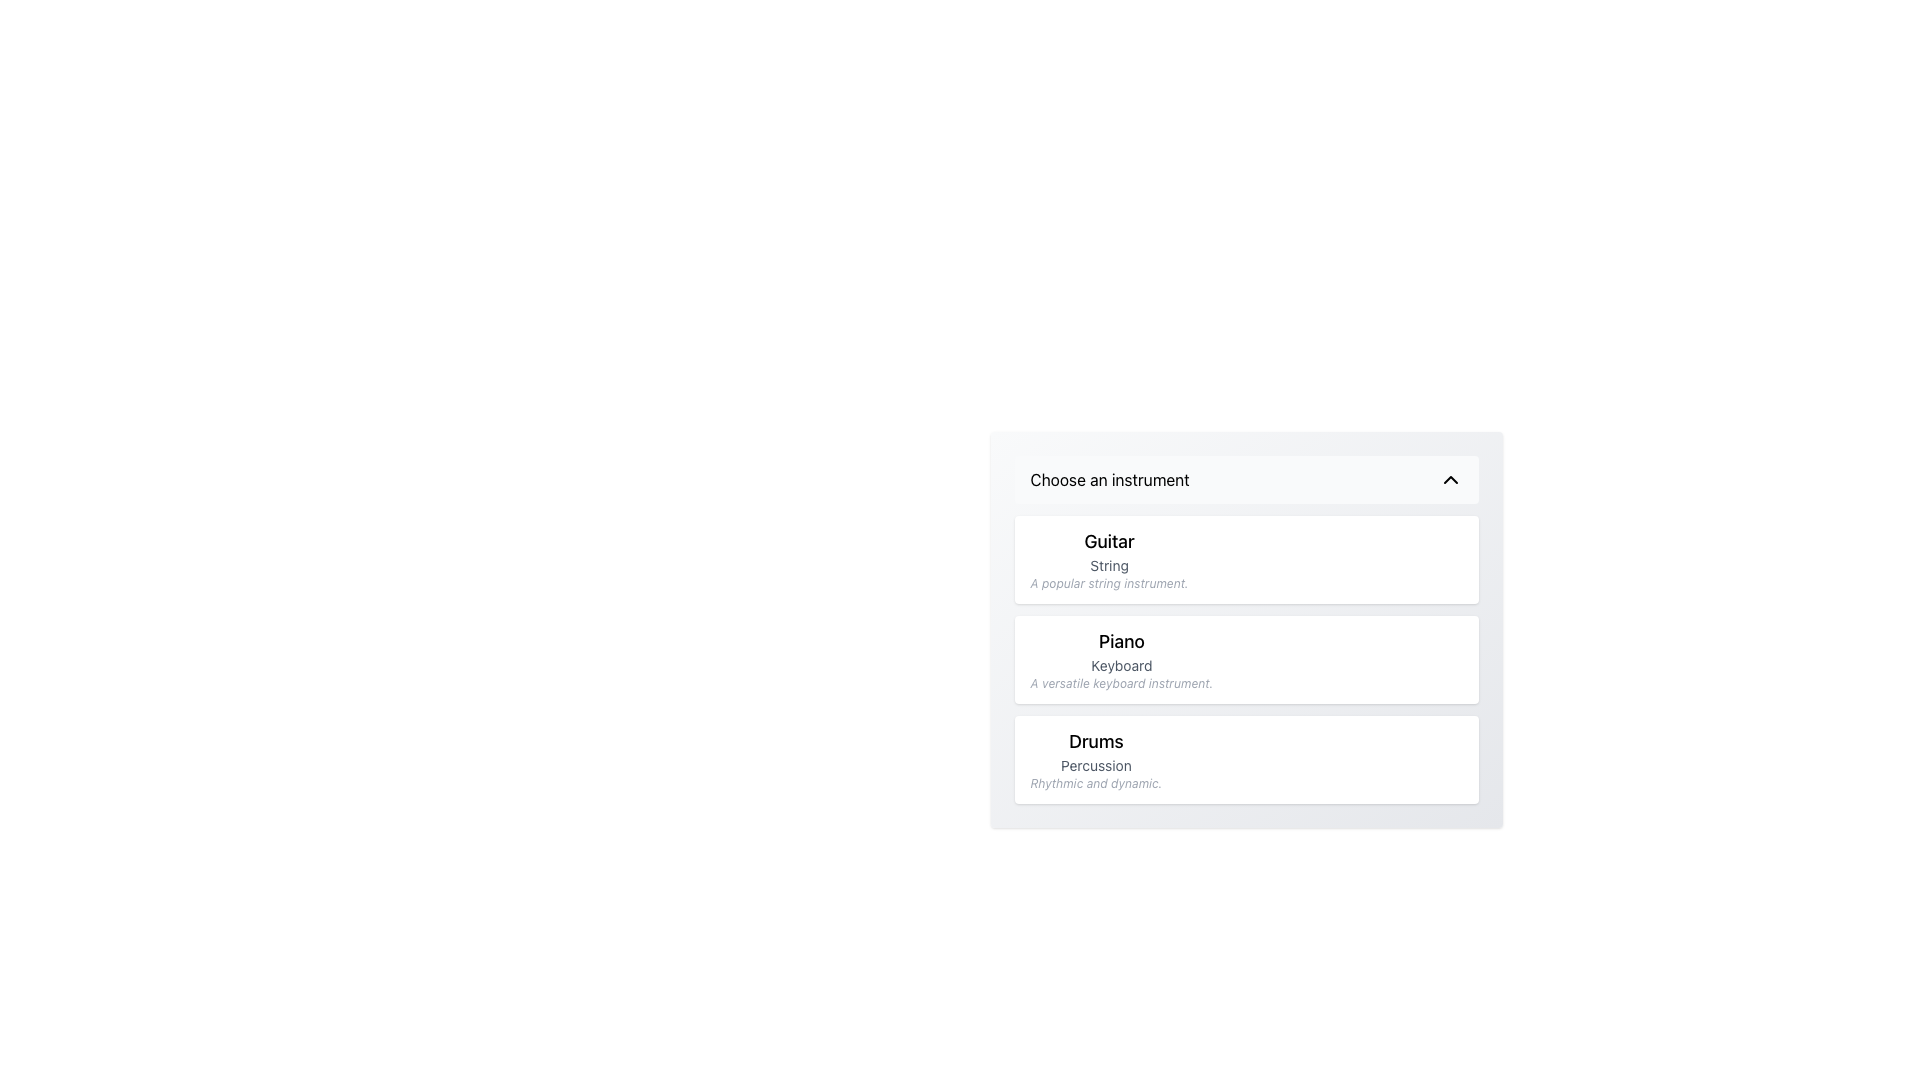 This screenshot has height=1080, width=1920. Describe the element at coordinates (1095, 759) in the screenshot. I see `the informational text block about 'Drums', which is the third item in a vertical list of text blocks, located towards the bottom-right area of the interface` at that location.